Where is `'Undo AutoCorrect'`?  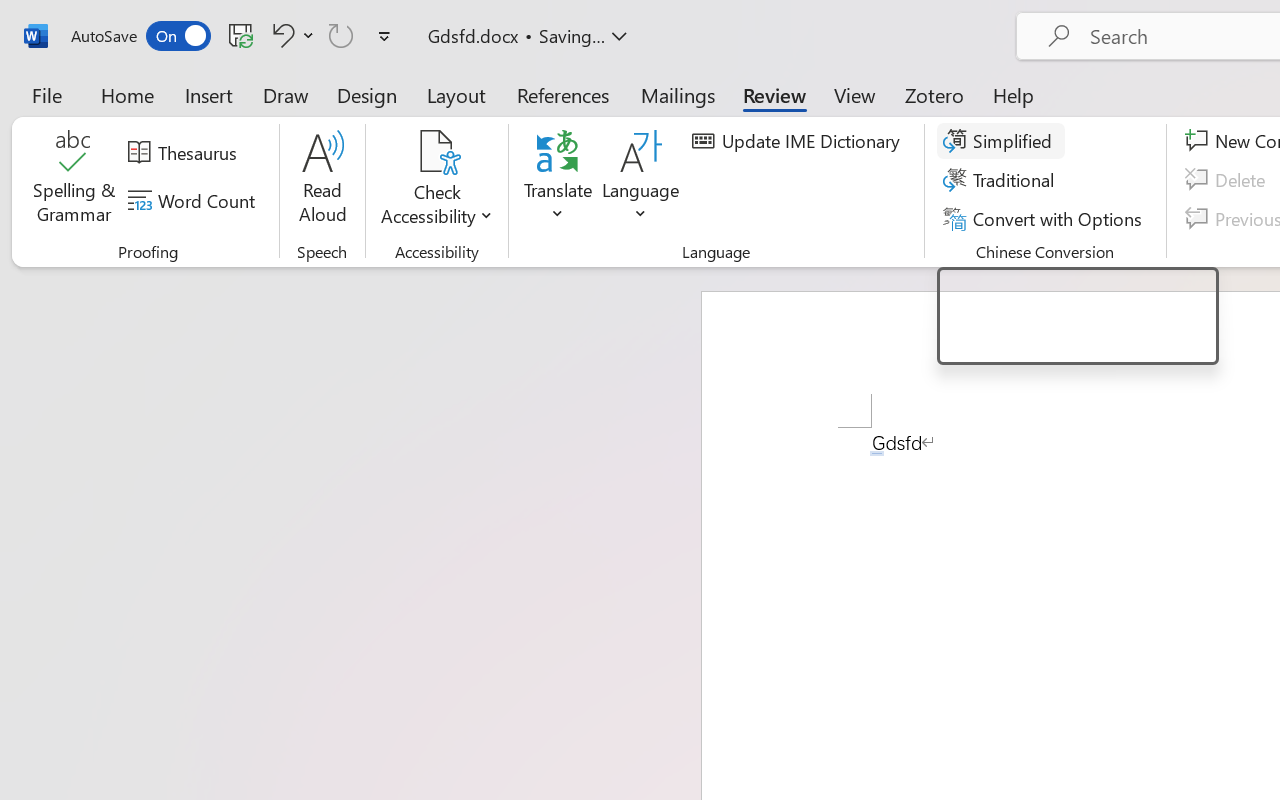 'Undo AutoCorrect' is located at coordinates (279, 34).